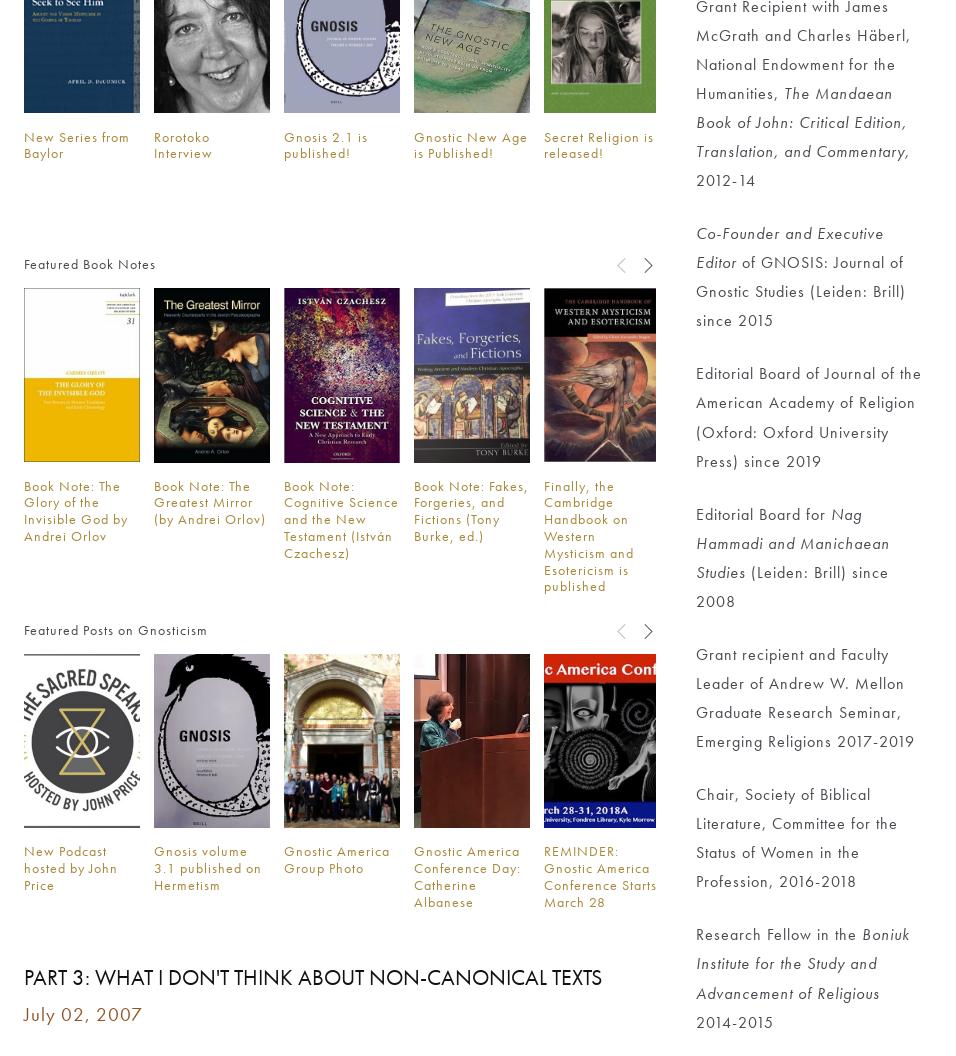  Describe the element at coordinates (208, 867) in the screenshot. I see `'Gnosis volume 3.1 published on Hermetism'` at that location.